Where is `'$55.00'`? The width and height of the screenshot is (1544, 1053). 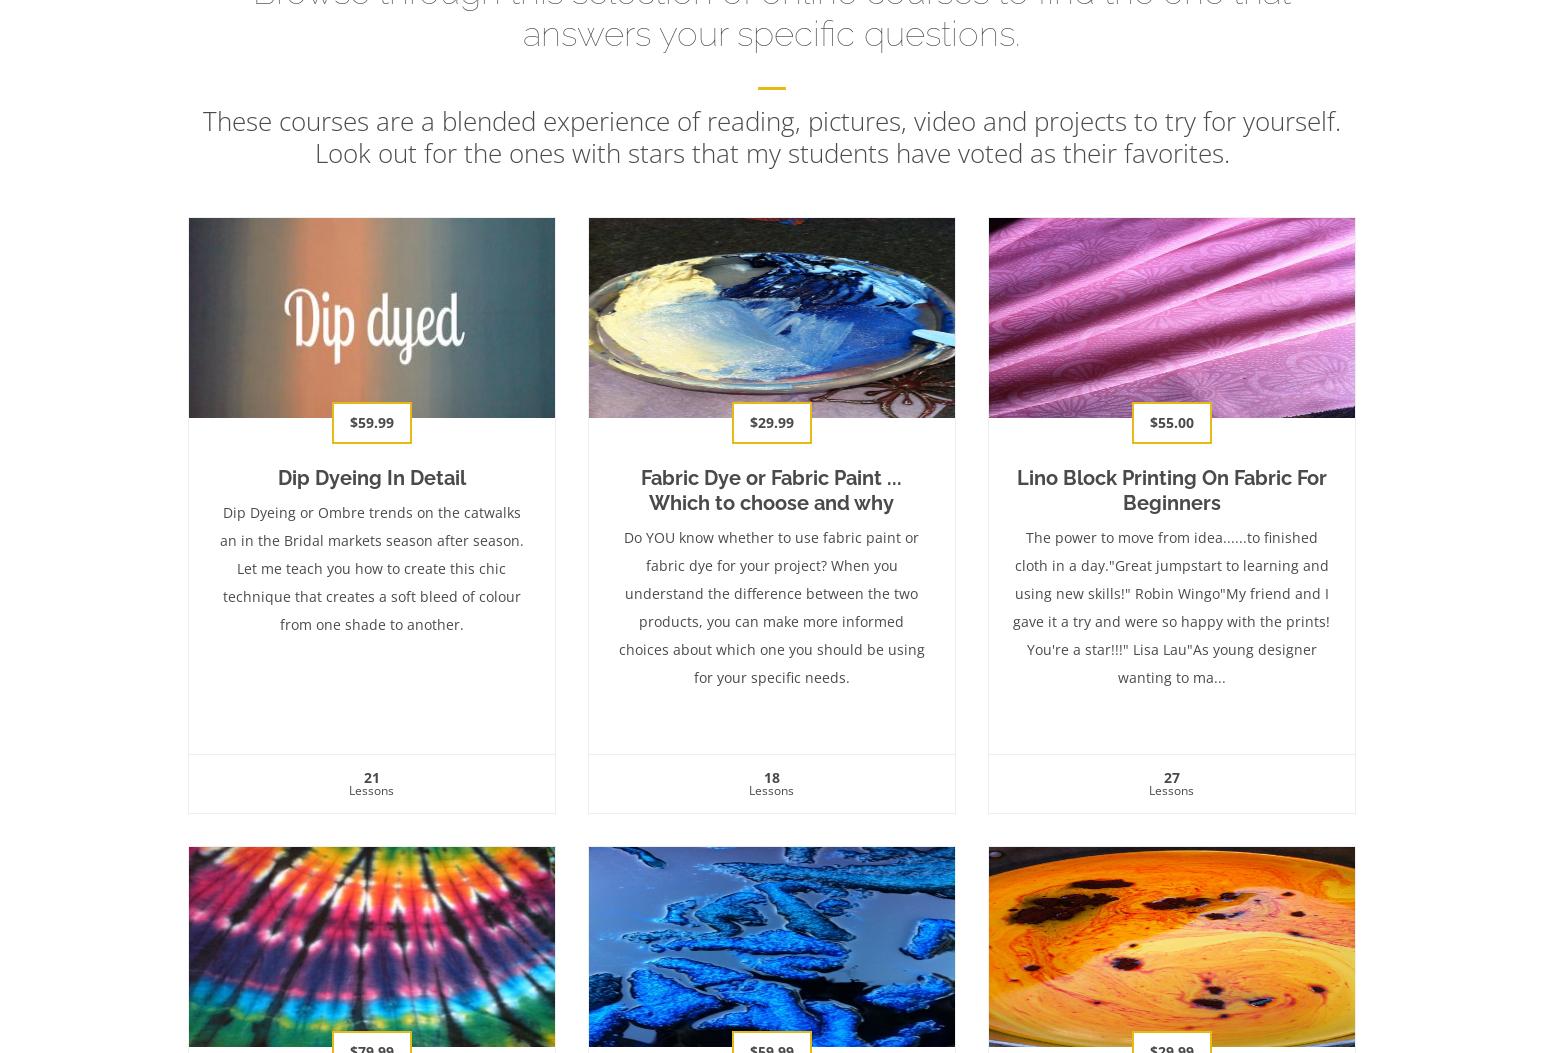
'$55.00' is located at coordinates (1149, 421).